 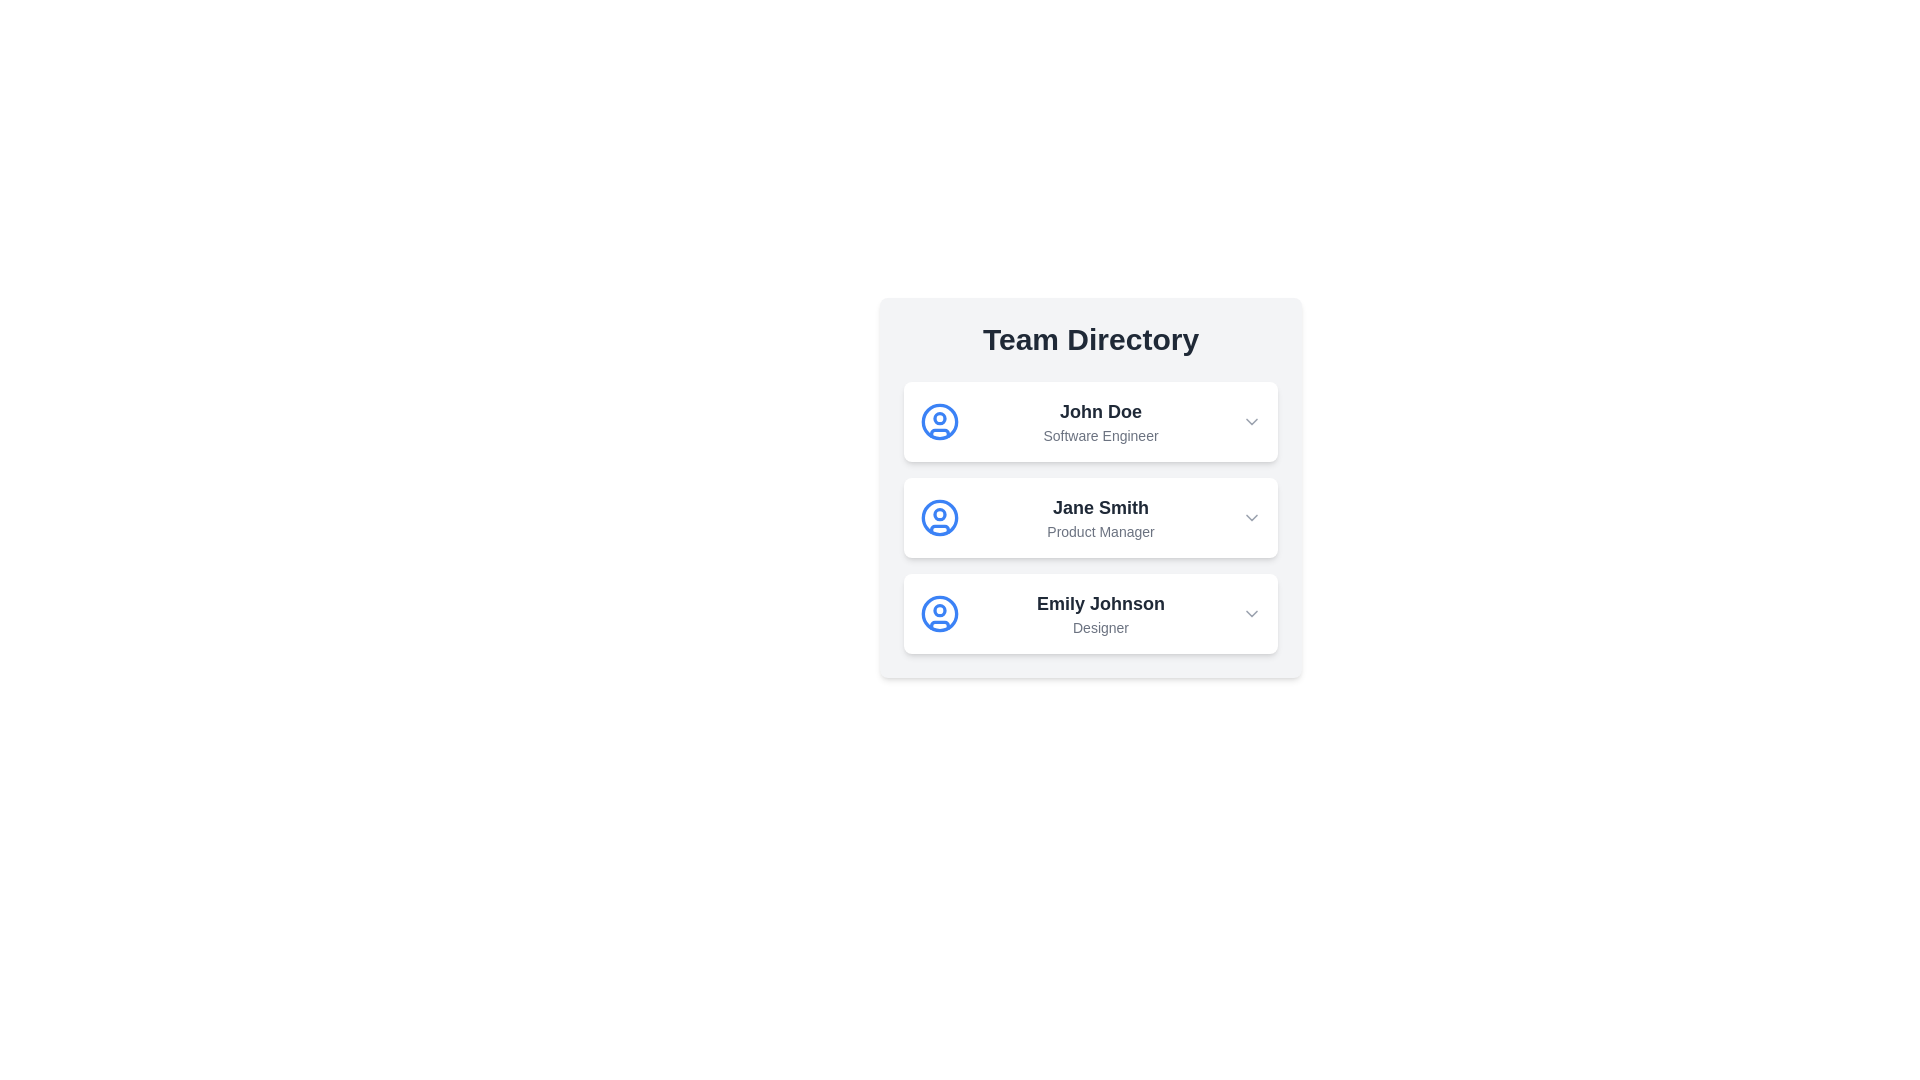 What do you see at coordinates (939, 420) in the screenshot?
I see `the user icon corresponding to John Doe` at bounding box center [939, 420].